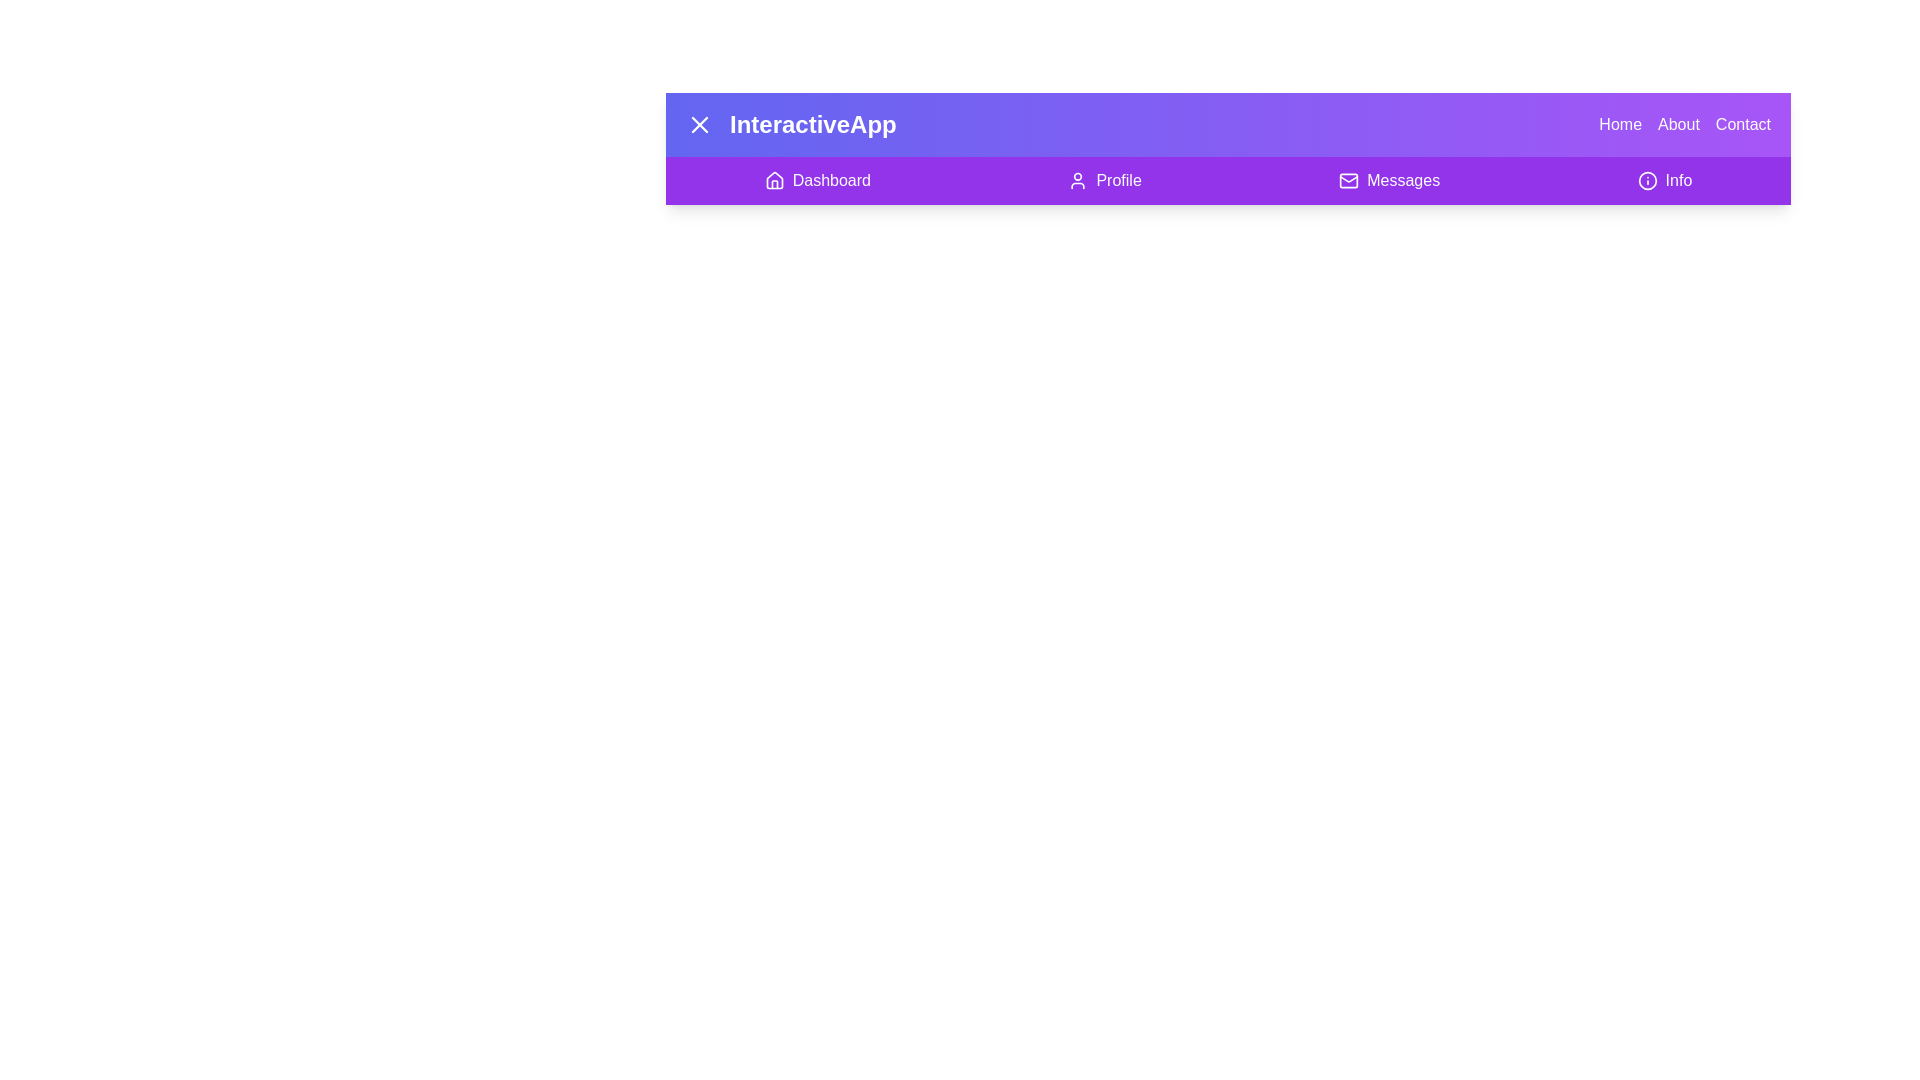  I want to click on the button labeled Info to observe its hover effect, so click(1665, 181).